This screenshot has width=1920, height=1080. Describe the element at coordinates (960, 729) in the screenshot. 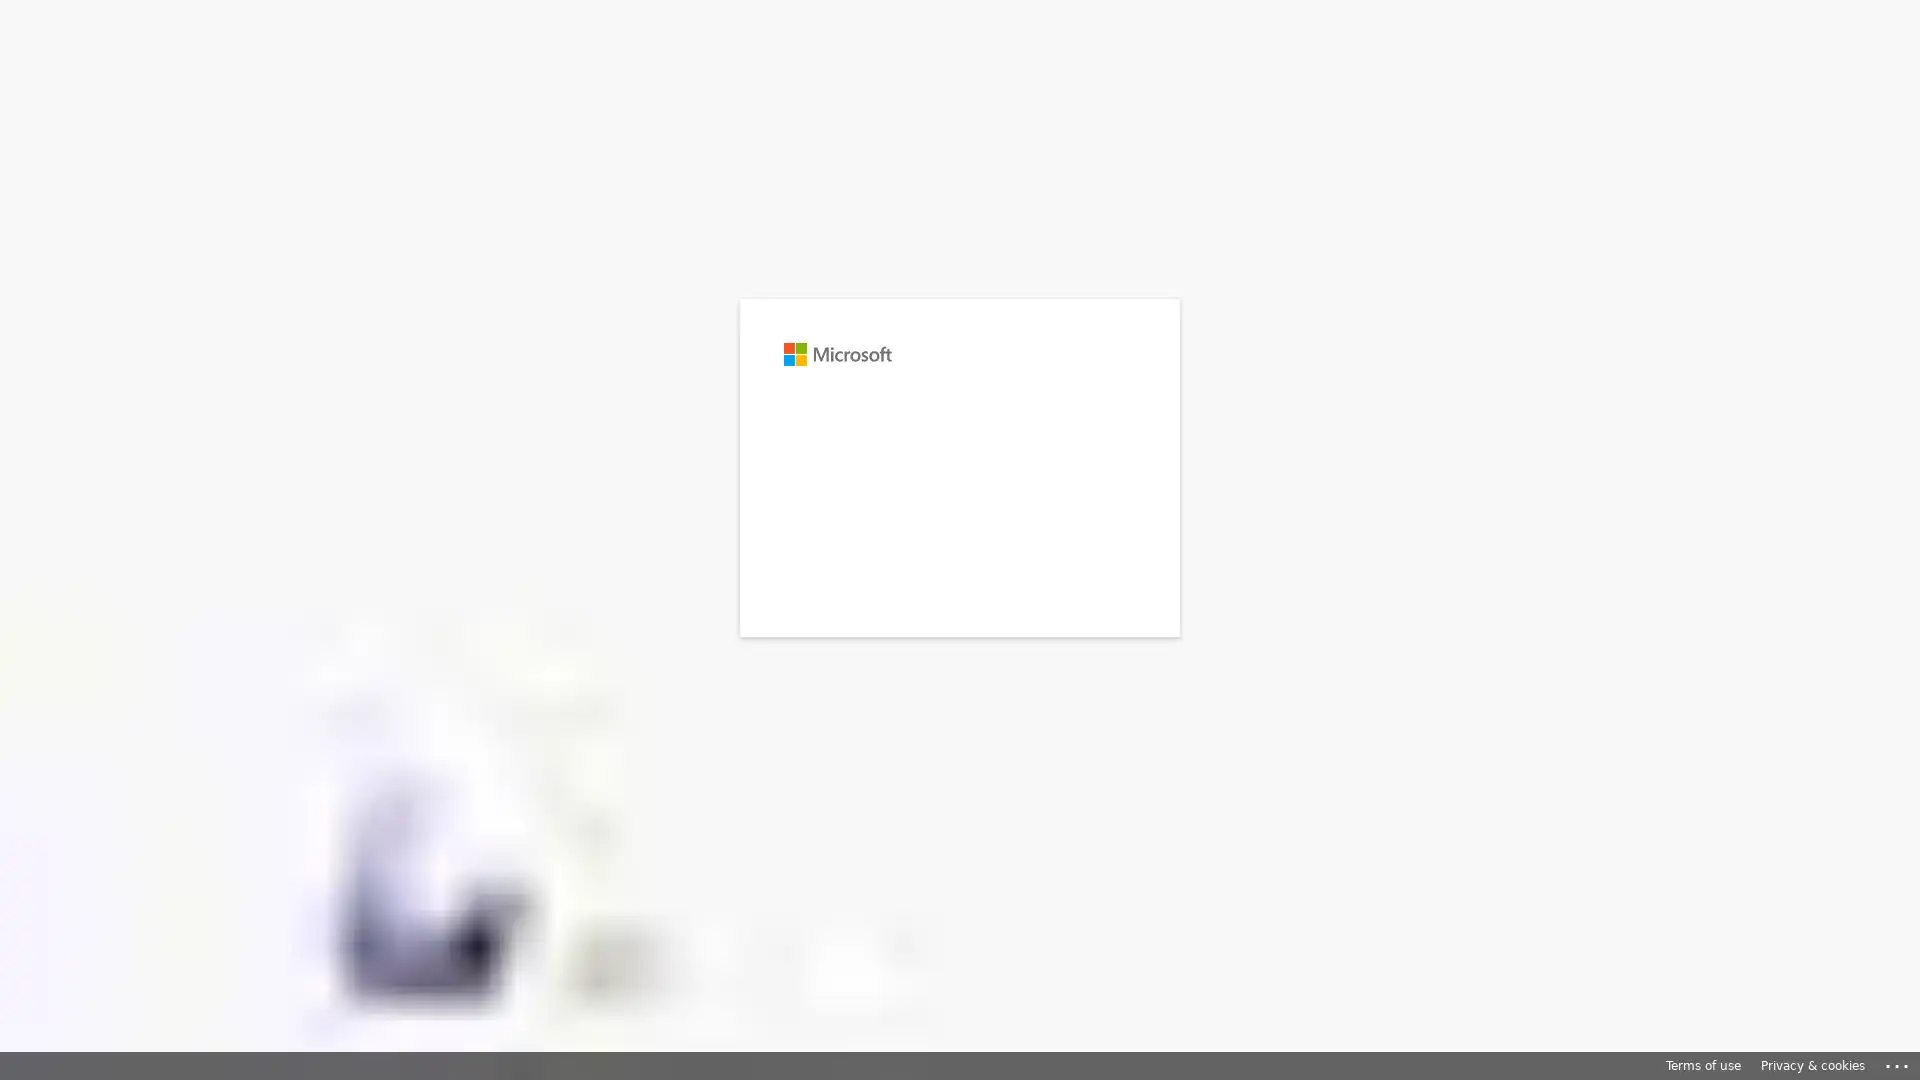

I see `Sign-in options` at that location.